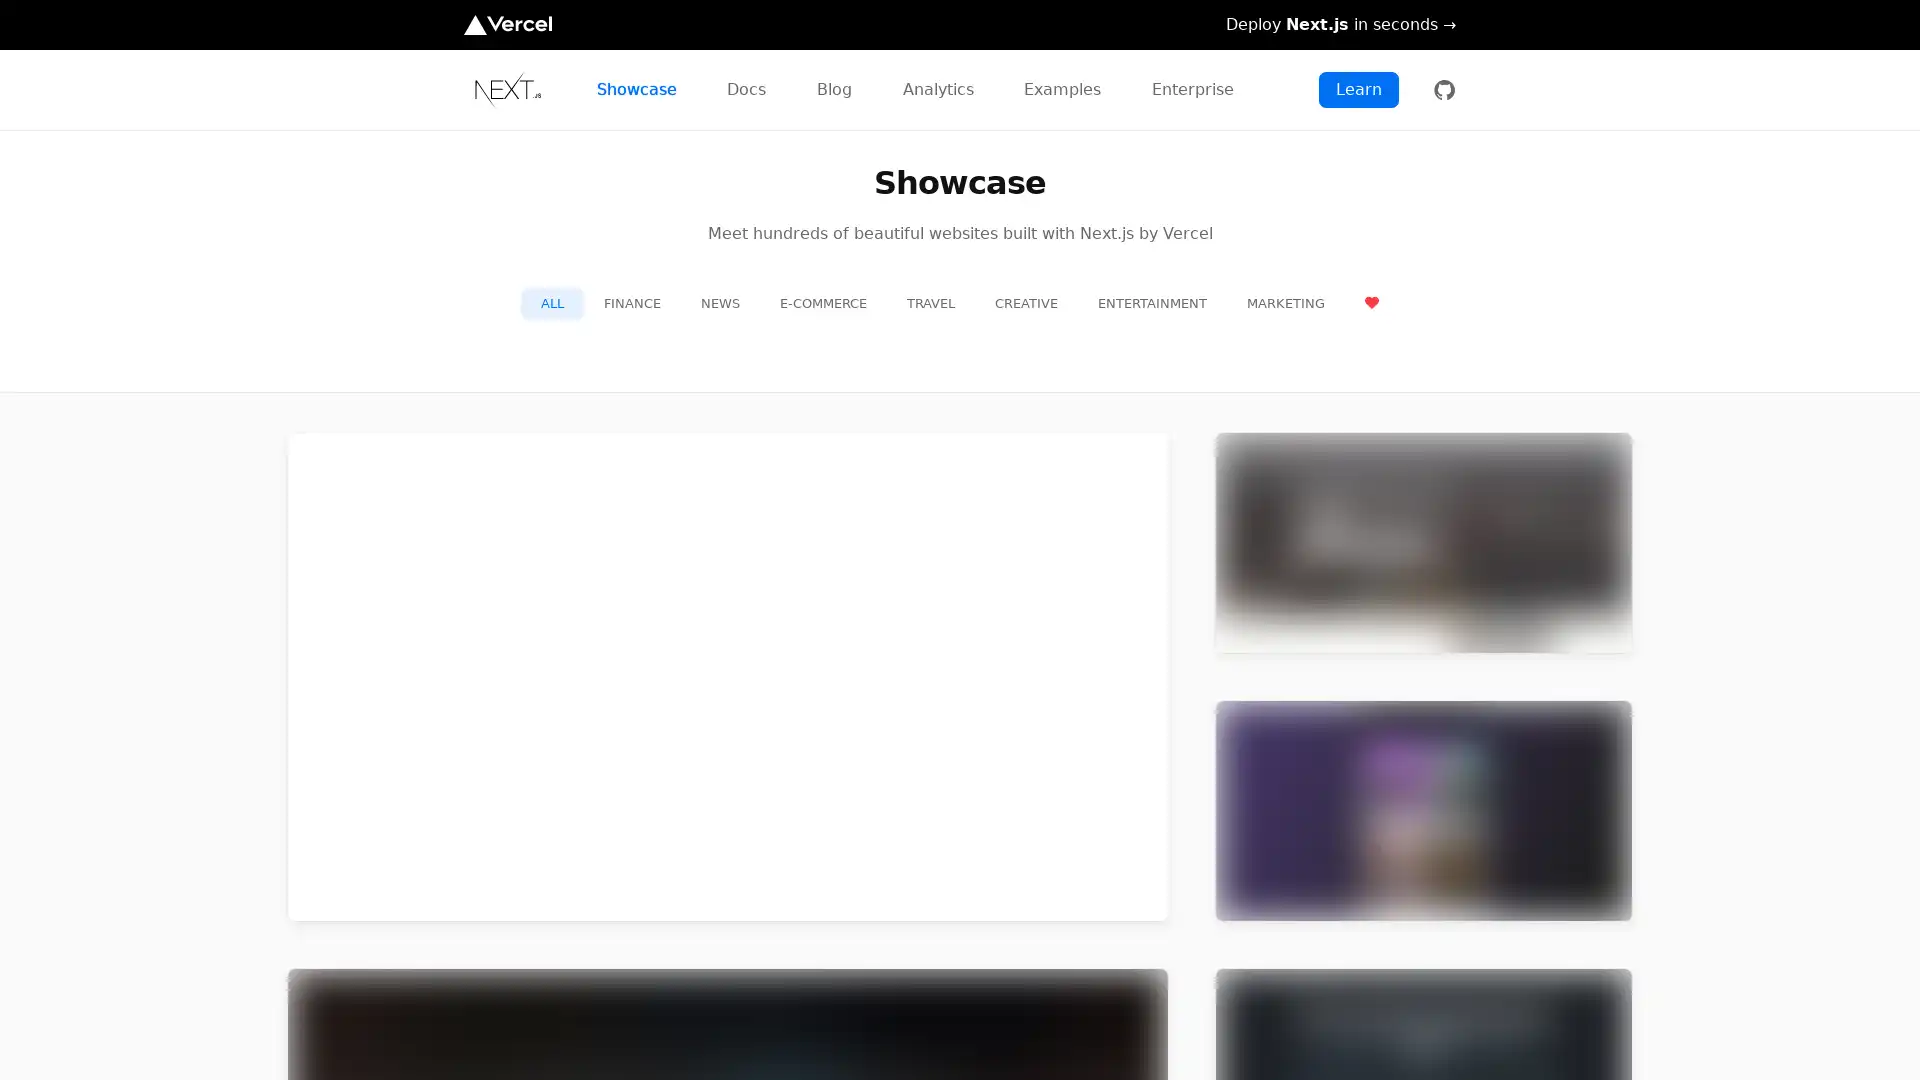 The image size is (1920, 1080). I want to click on MARKETING, so click(1286, 303).